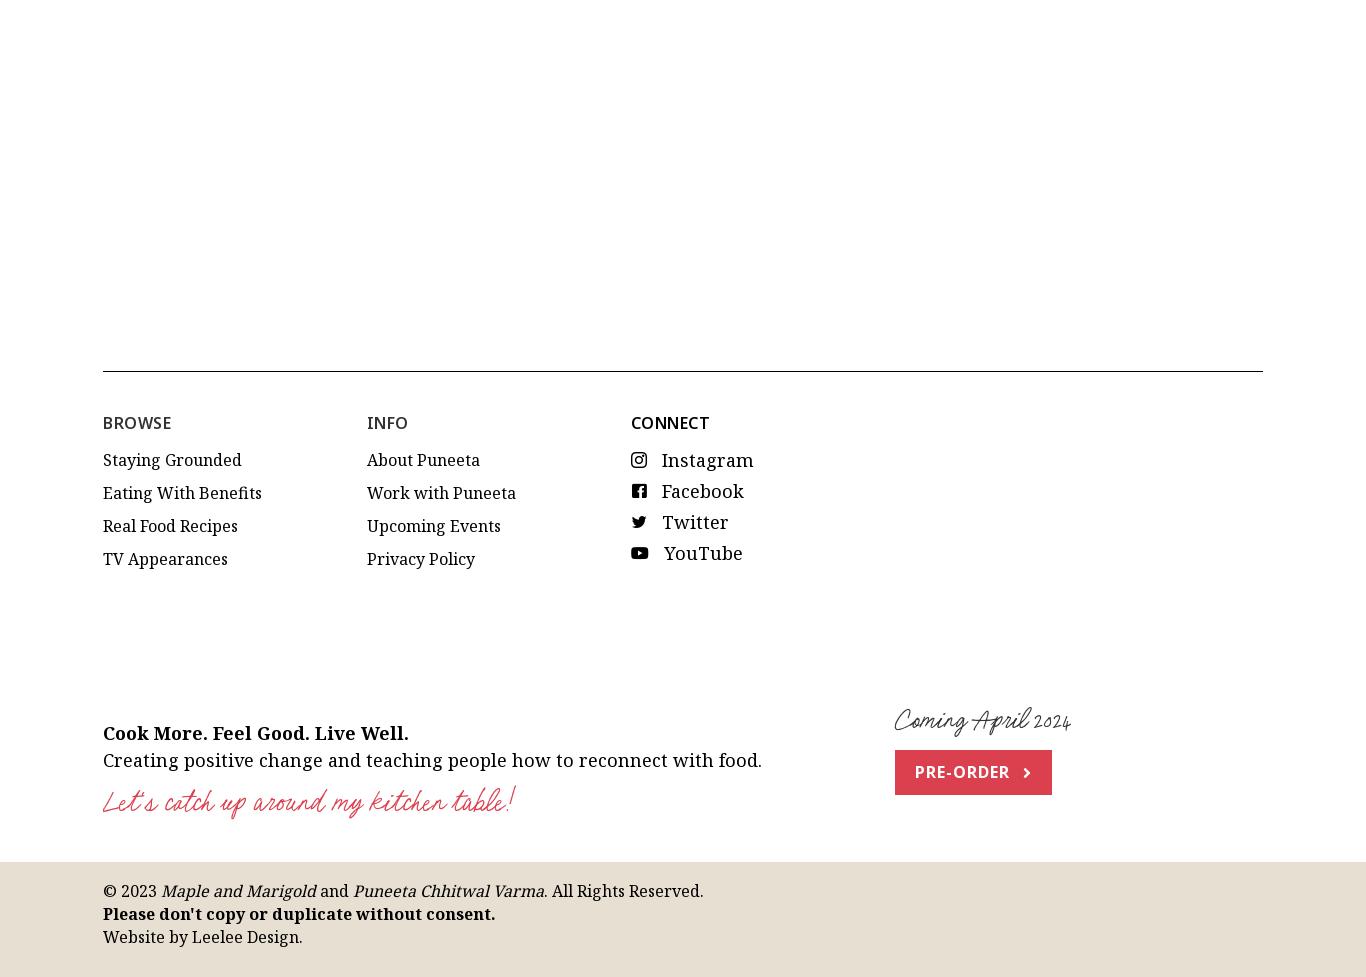  What do you see at coordinates (102, 361) in the screenshot?
I see `'Real Food Recipes'` at bounding box center [102, 361].